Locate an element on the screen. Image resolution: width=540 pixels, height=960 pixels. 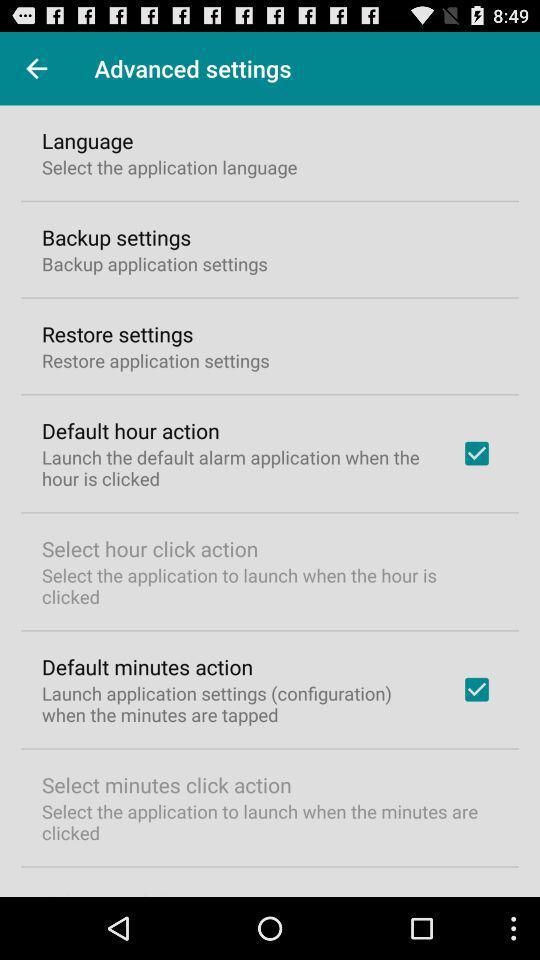
item next to advanced settings icon is located at coordinates (36, 68).